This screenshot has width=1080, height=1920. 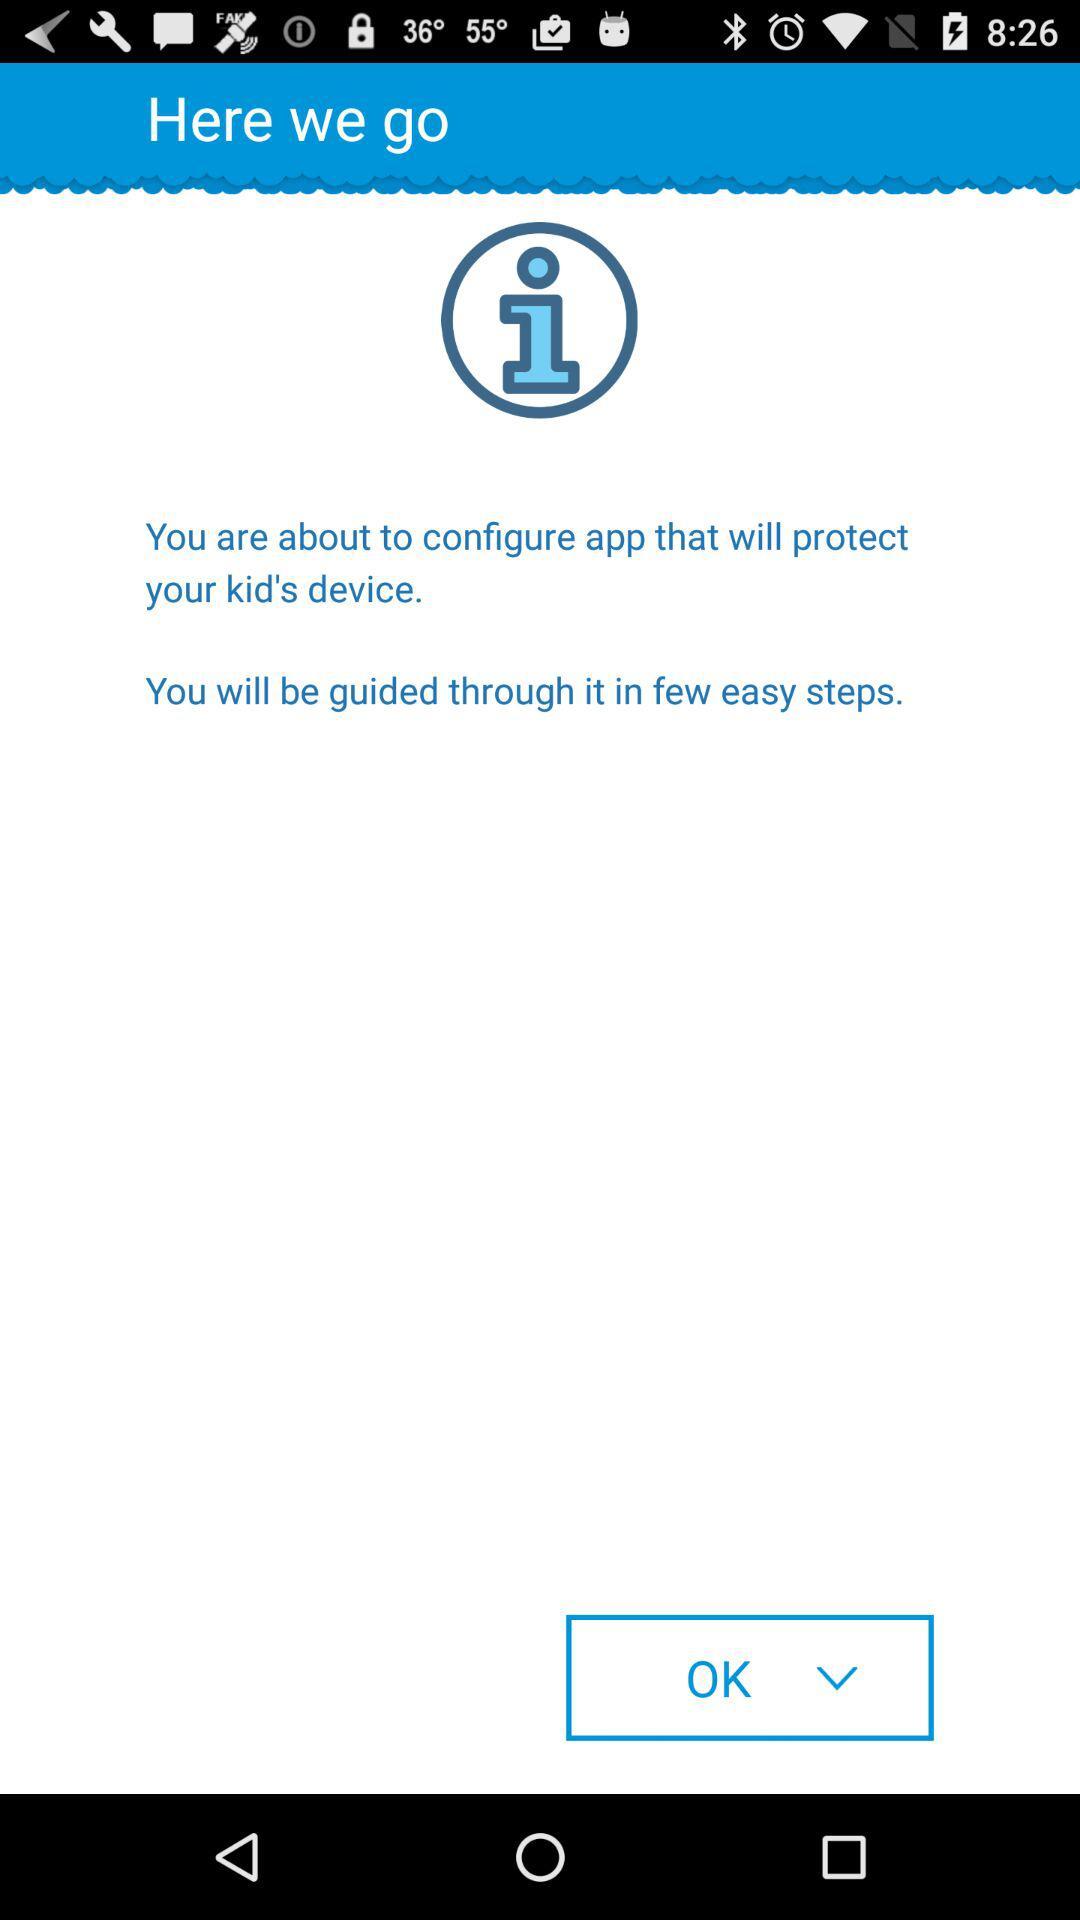 I want to click on the ok at the bottom right corner, so click(x=749, y=1677).